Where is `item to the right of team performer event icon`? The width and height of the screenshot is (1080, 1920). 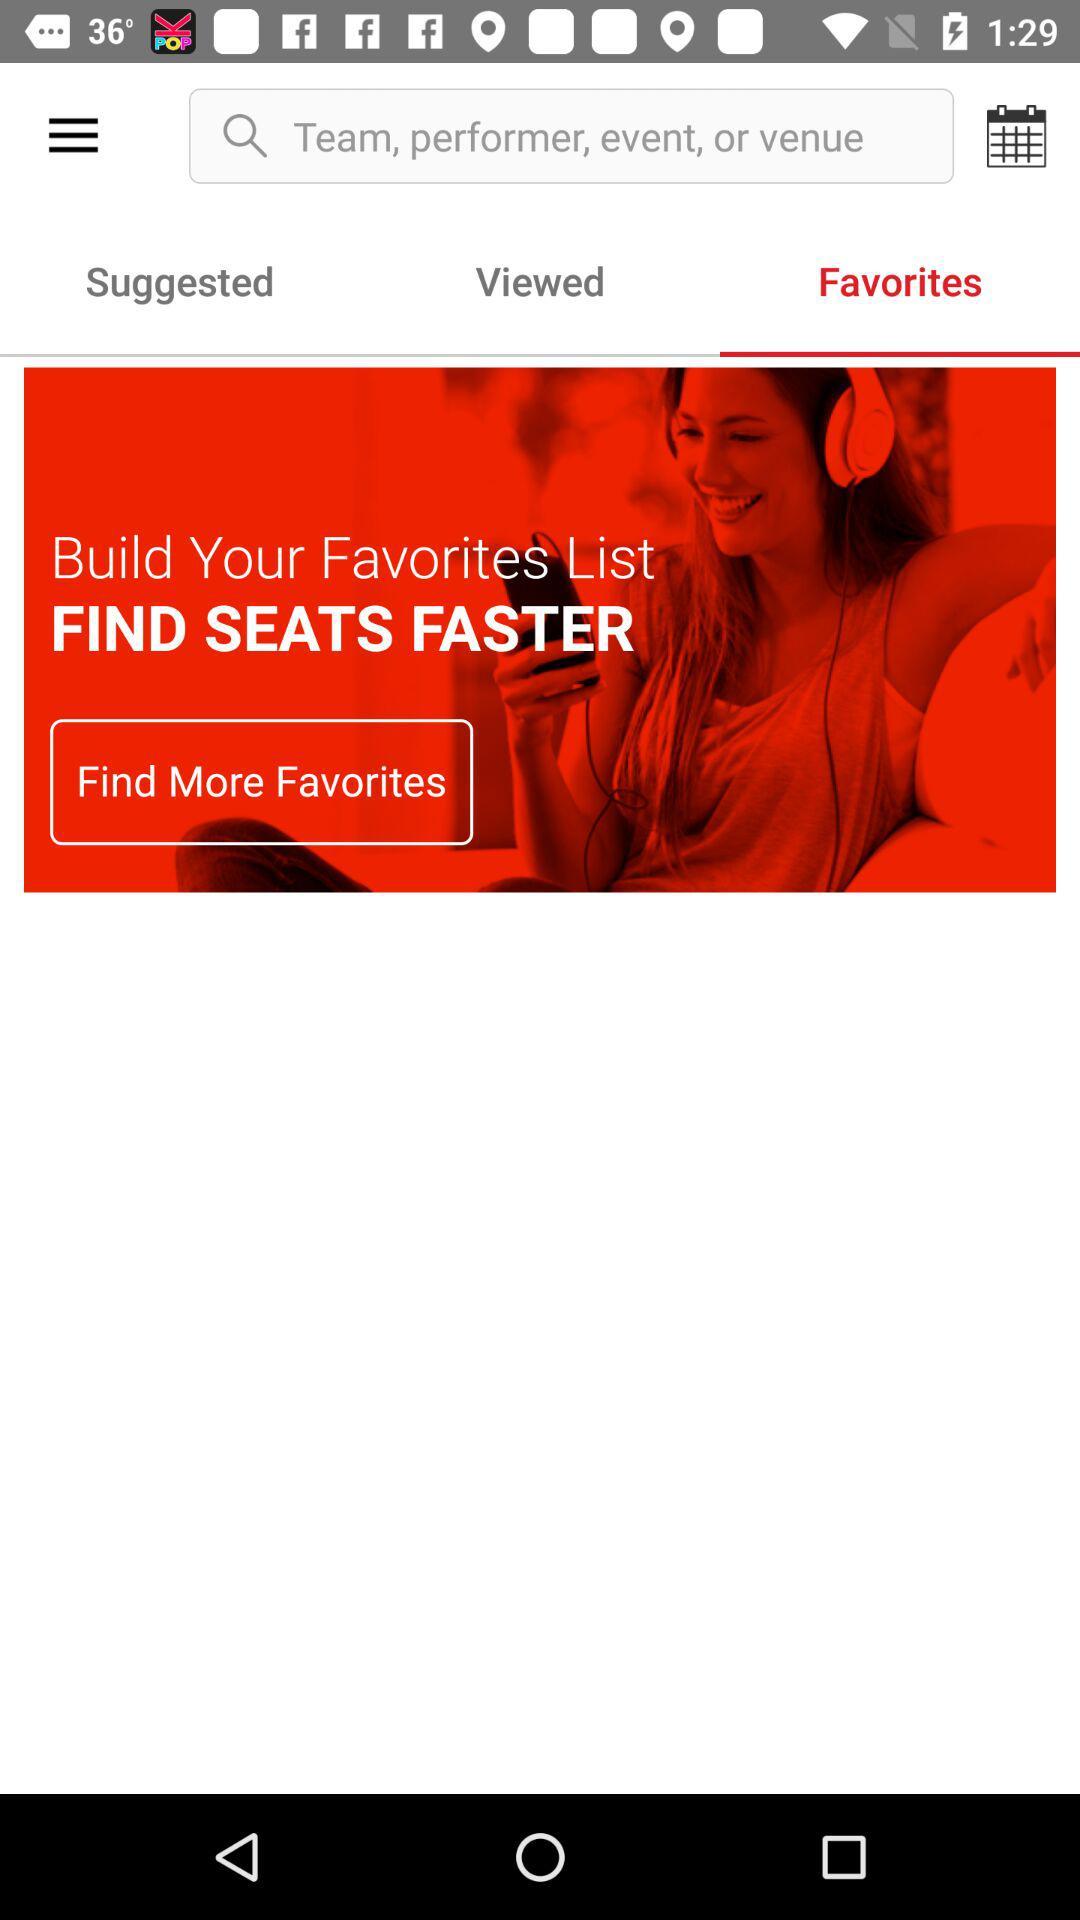
item to the right of team performer event icon is located at coordinates (1017, 135).